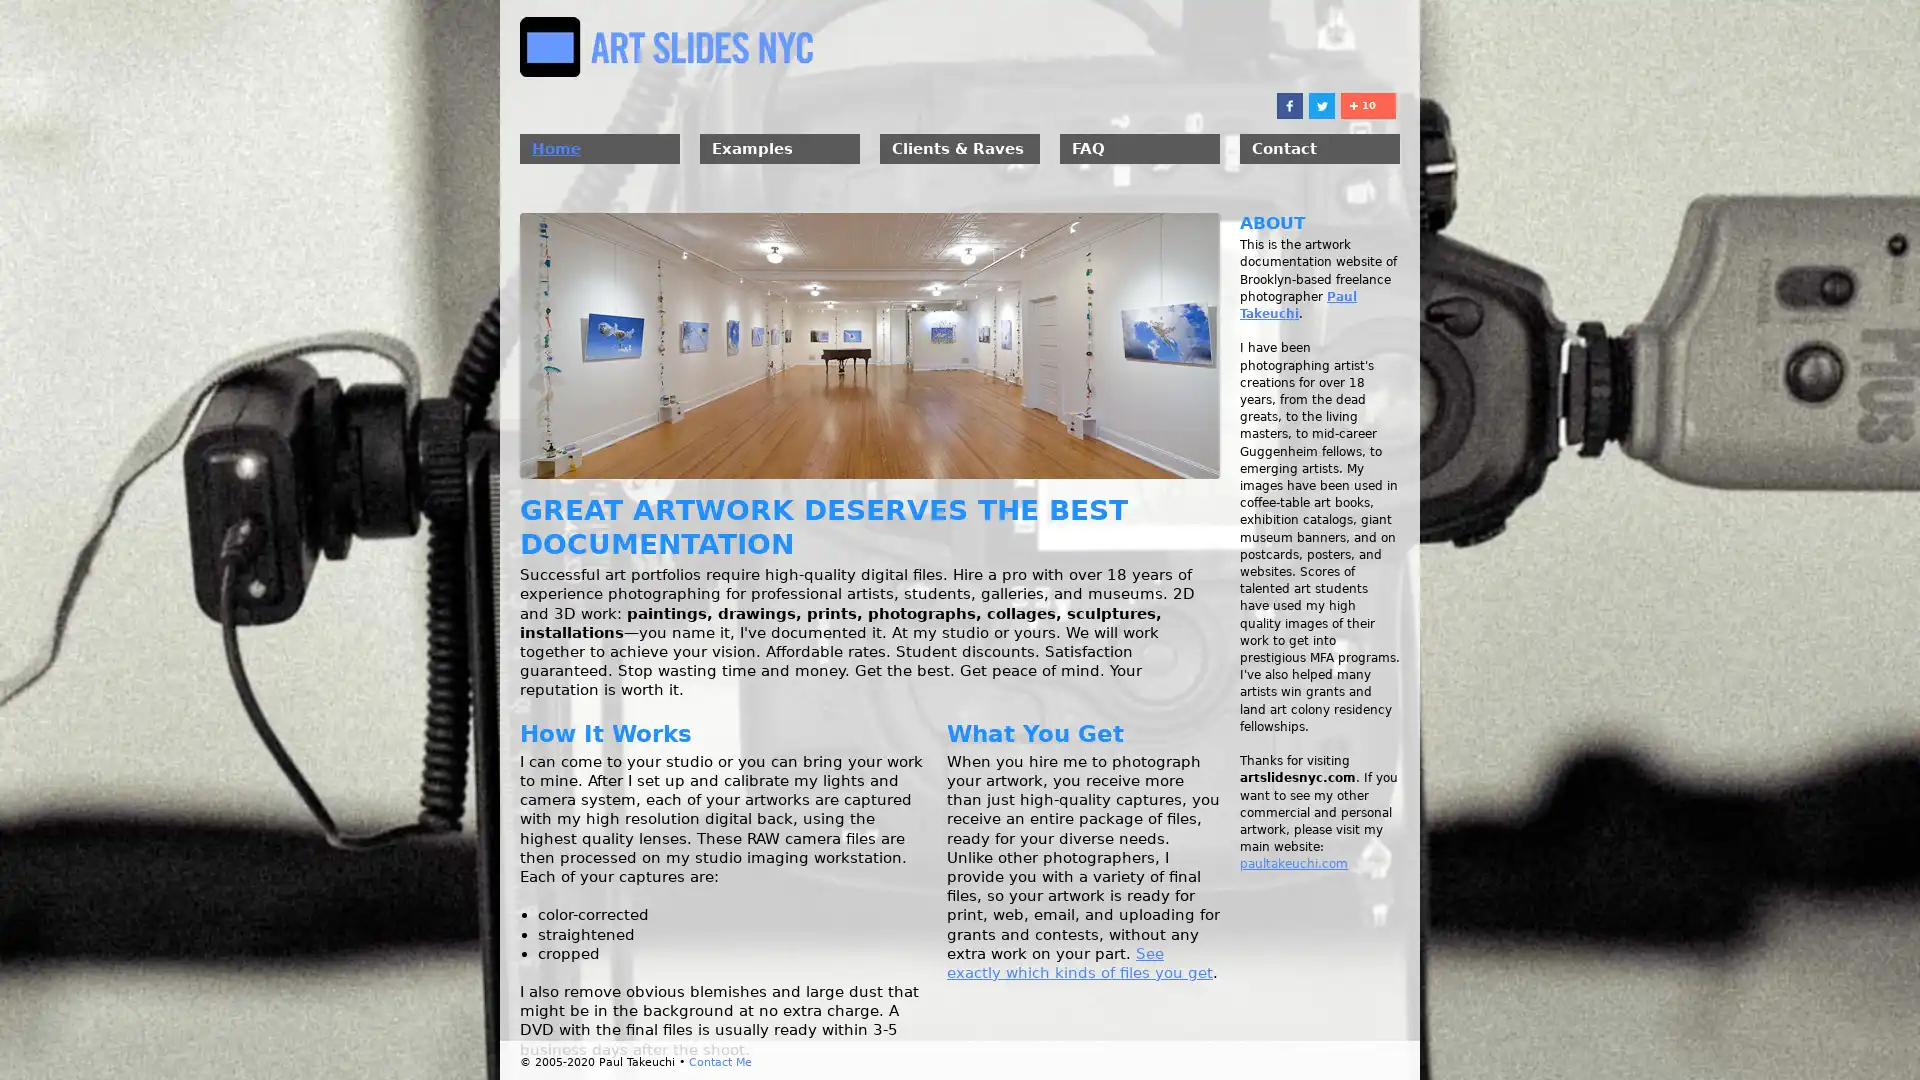 Image resolution: width=1920 pixels, height=1080 pixels. What do you see at coordinates (1325, 104) in the screenshot?
I see `Share to Twitter` at bounding box center [1325, 104].